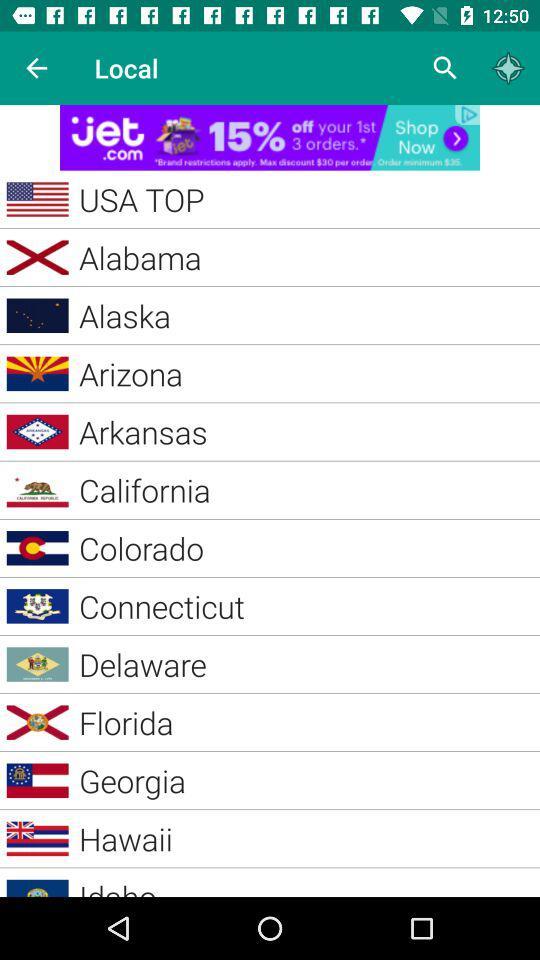  I want to click on the logo left to california, so click(38, 489).